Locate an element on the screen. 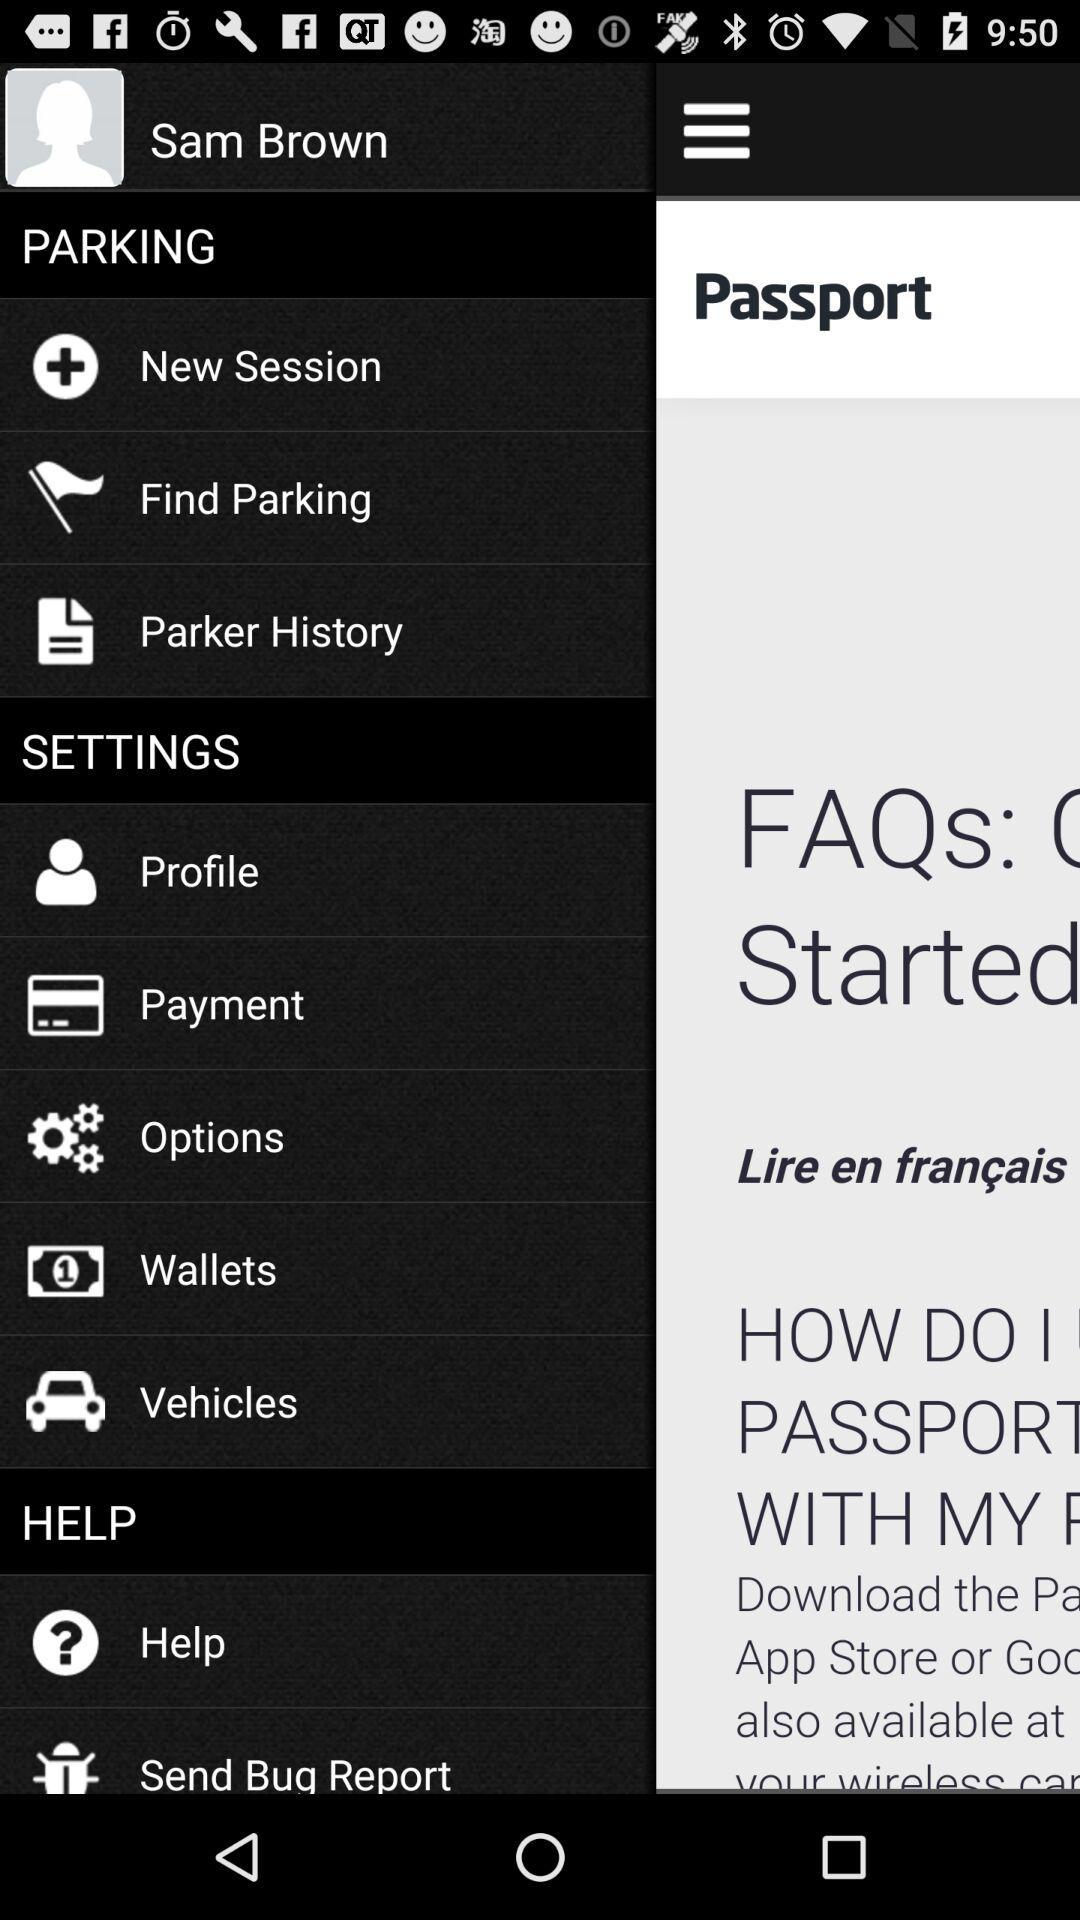  the icon below the wallets is located at coordinates (219, 1400).